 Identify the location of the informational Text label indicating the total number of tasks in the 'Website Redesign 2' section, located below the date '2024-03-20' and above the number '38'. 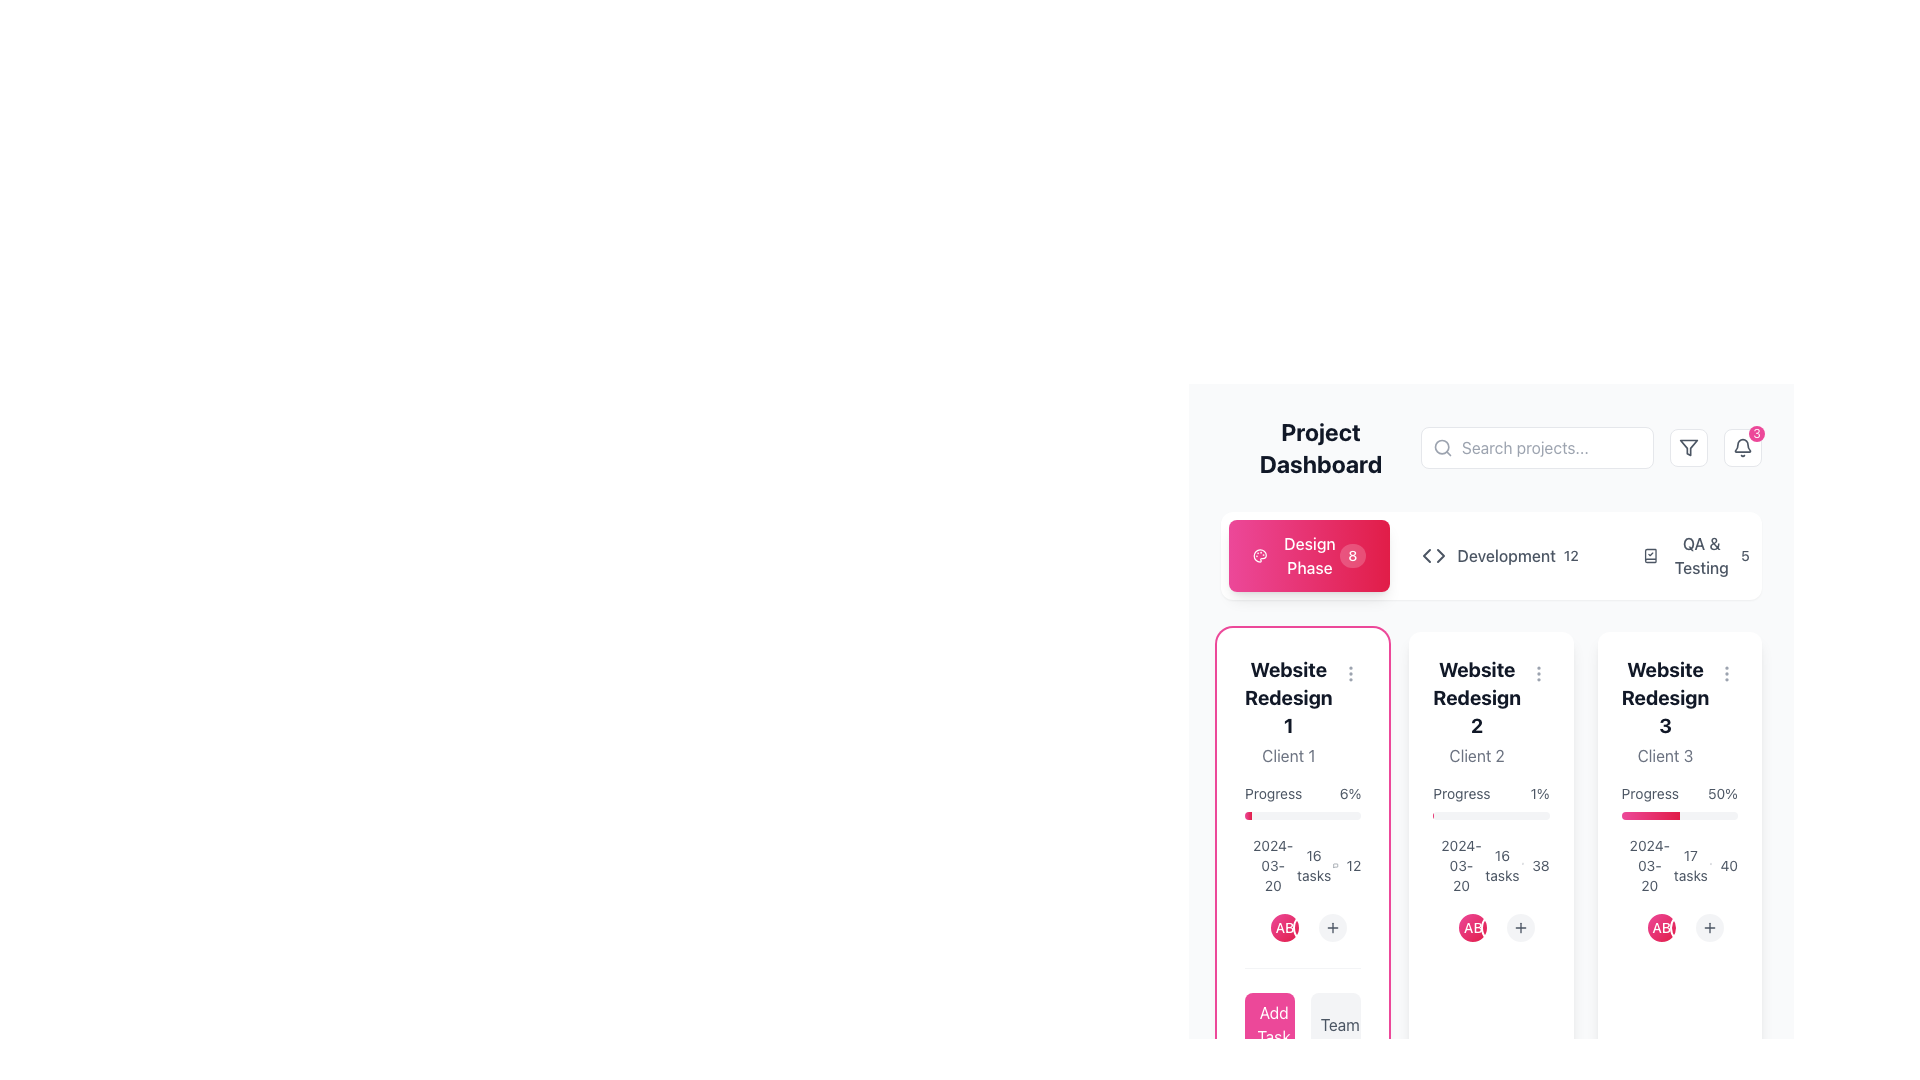
(1502, 865).